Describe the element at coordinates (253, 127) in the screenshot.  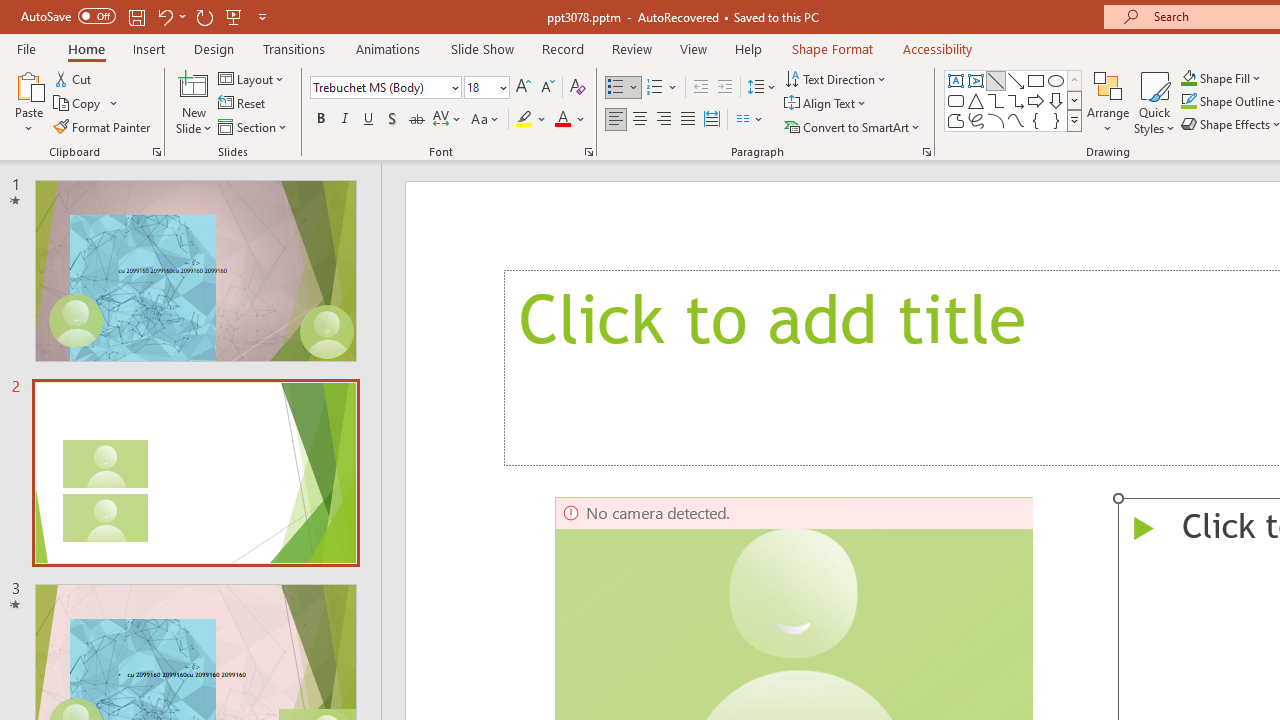
I see `'Section'` at that location.